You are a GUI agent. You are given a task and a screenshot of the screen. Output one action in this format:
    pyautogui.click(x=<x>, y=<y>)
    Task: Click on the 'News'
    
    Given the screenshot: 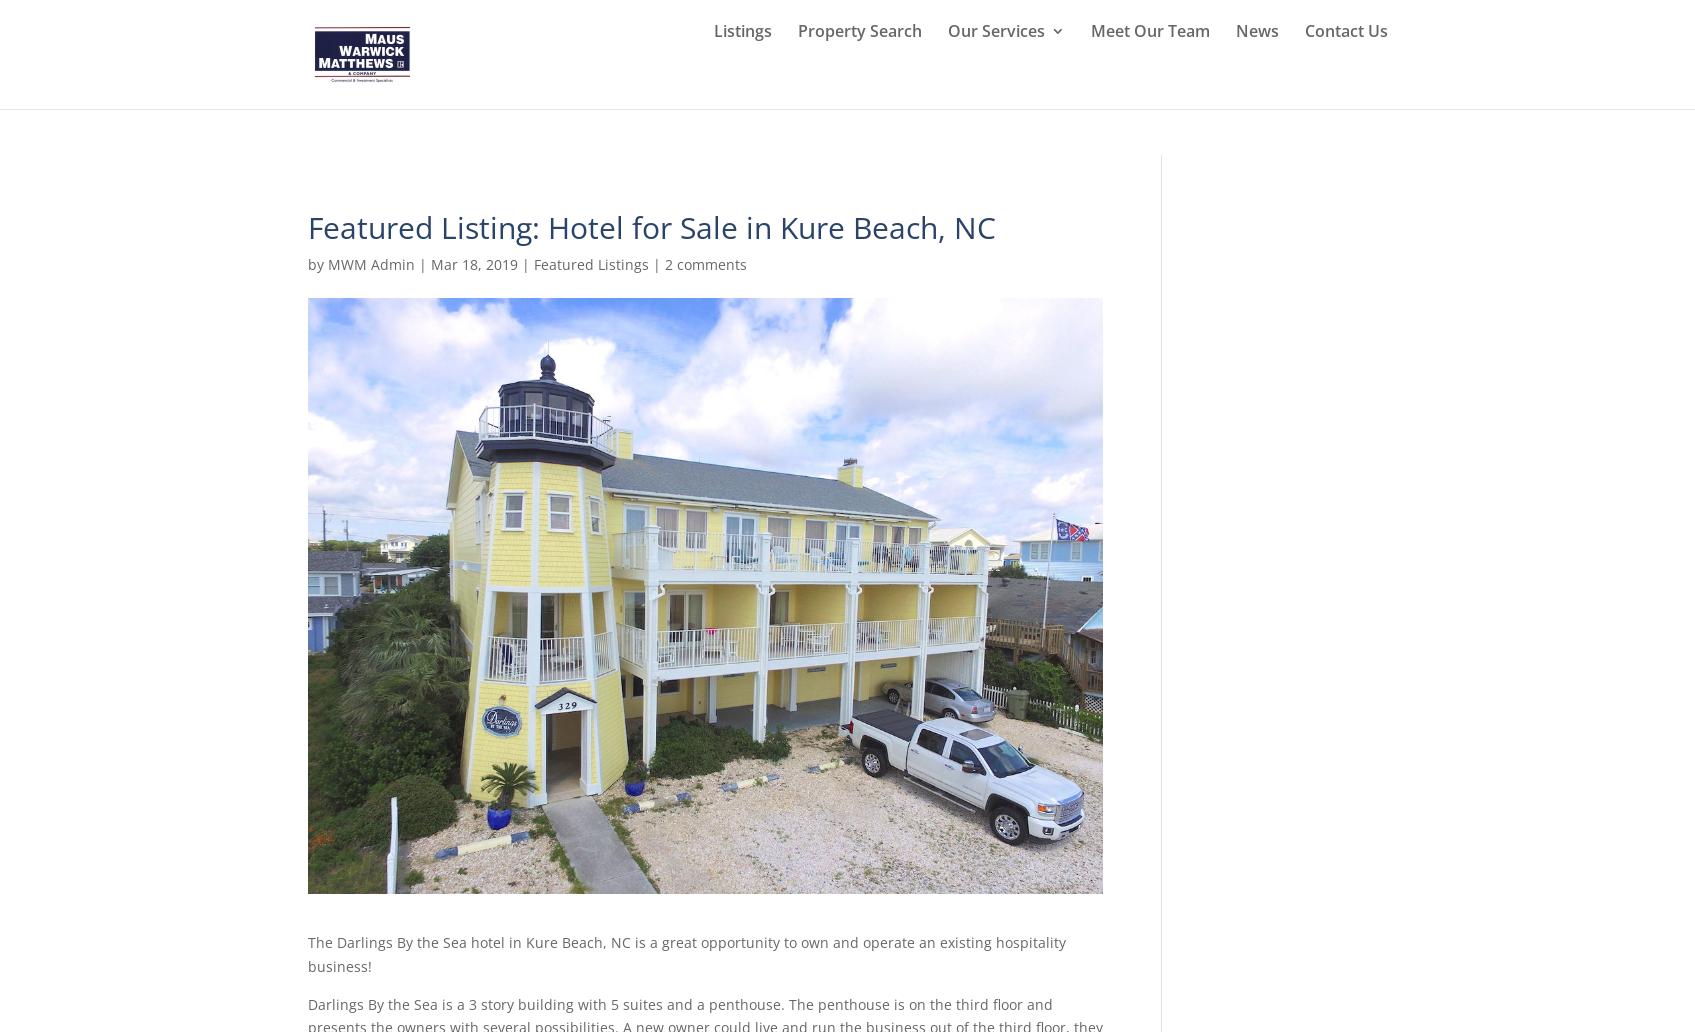 What is the action you would take?
    pyautogui.click(x=1255, y=78)
    